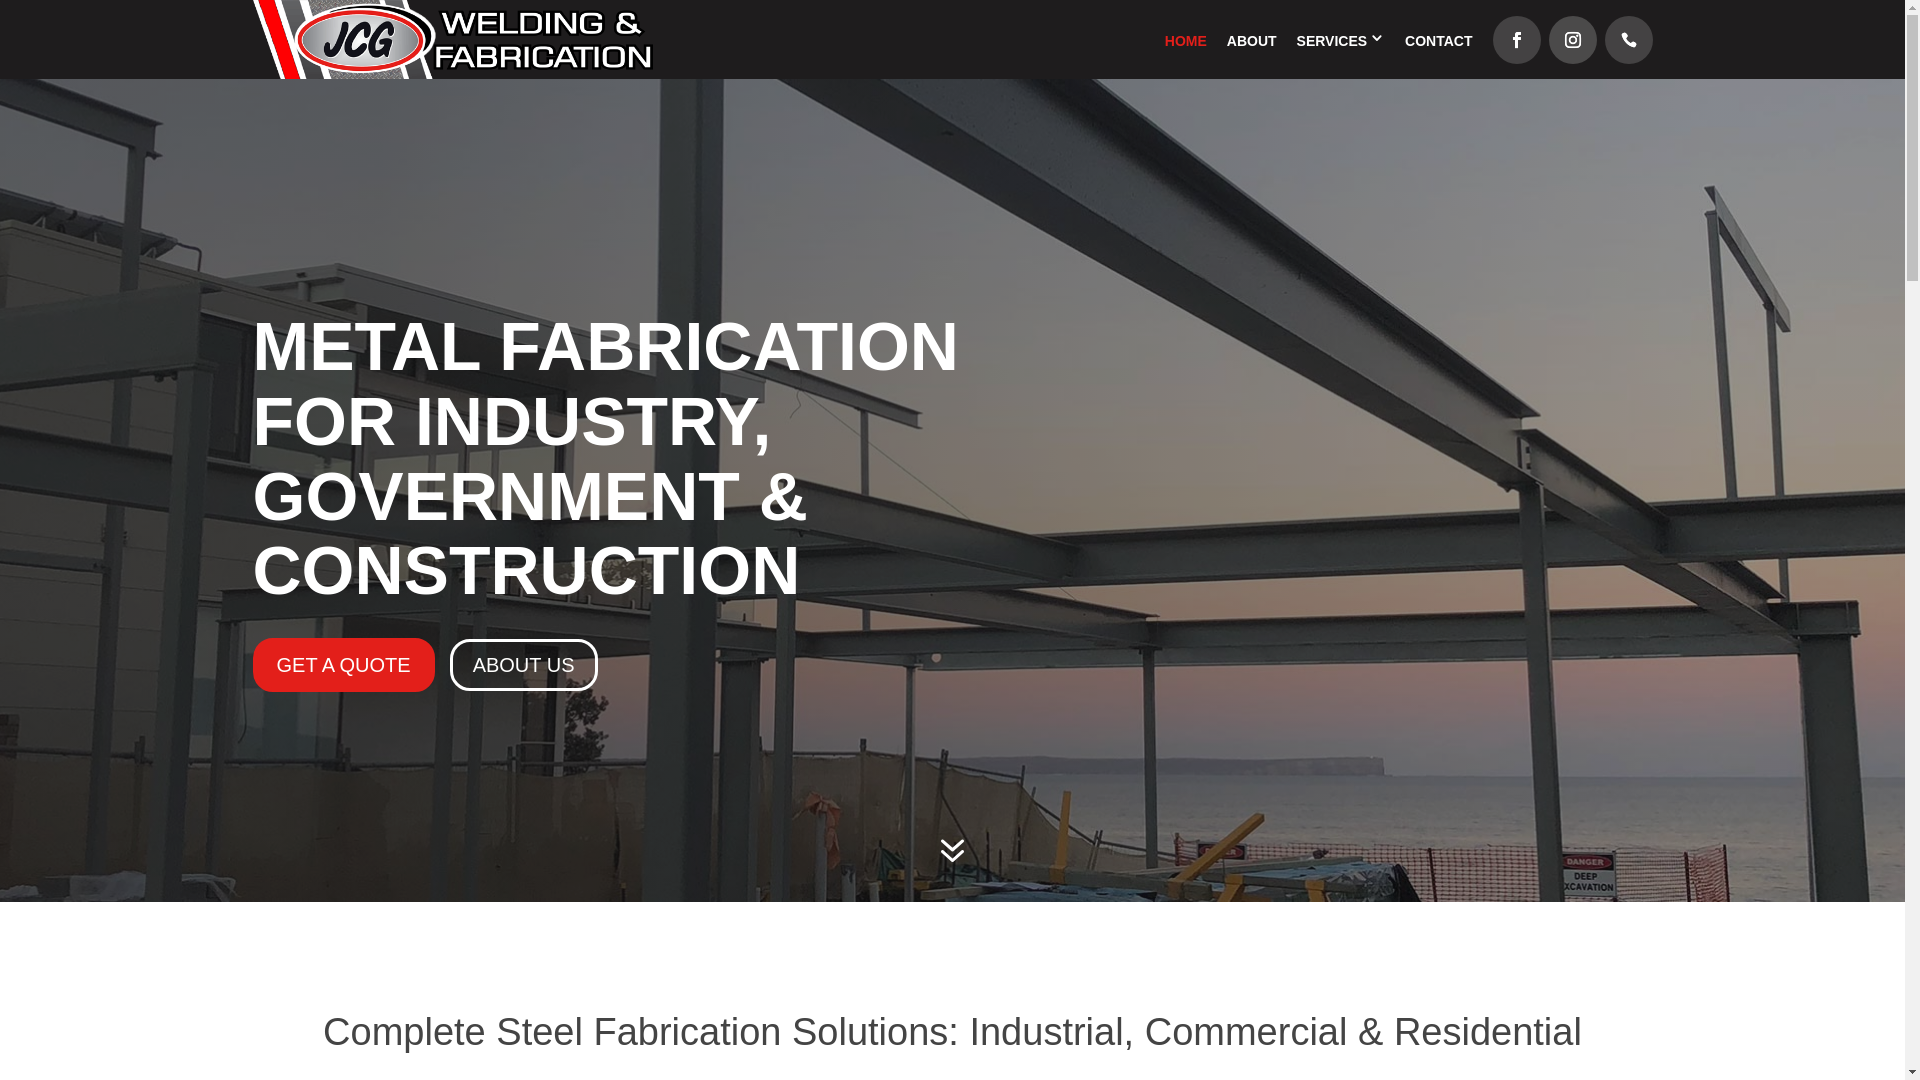 The image size is (1920, 1080). What do you see at coordinates (1437, 41) in the screenshot?
I see `'CONTACT'` at bounding box center [1437, 41].